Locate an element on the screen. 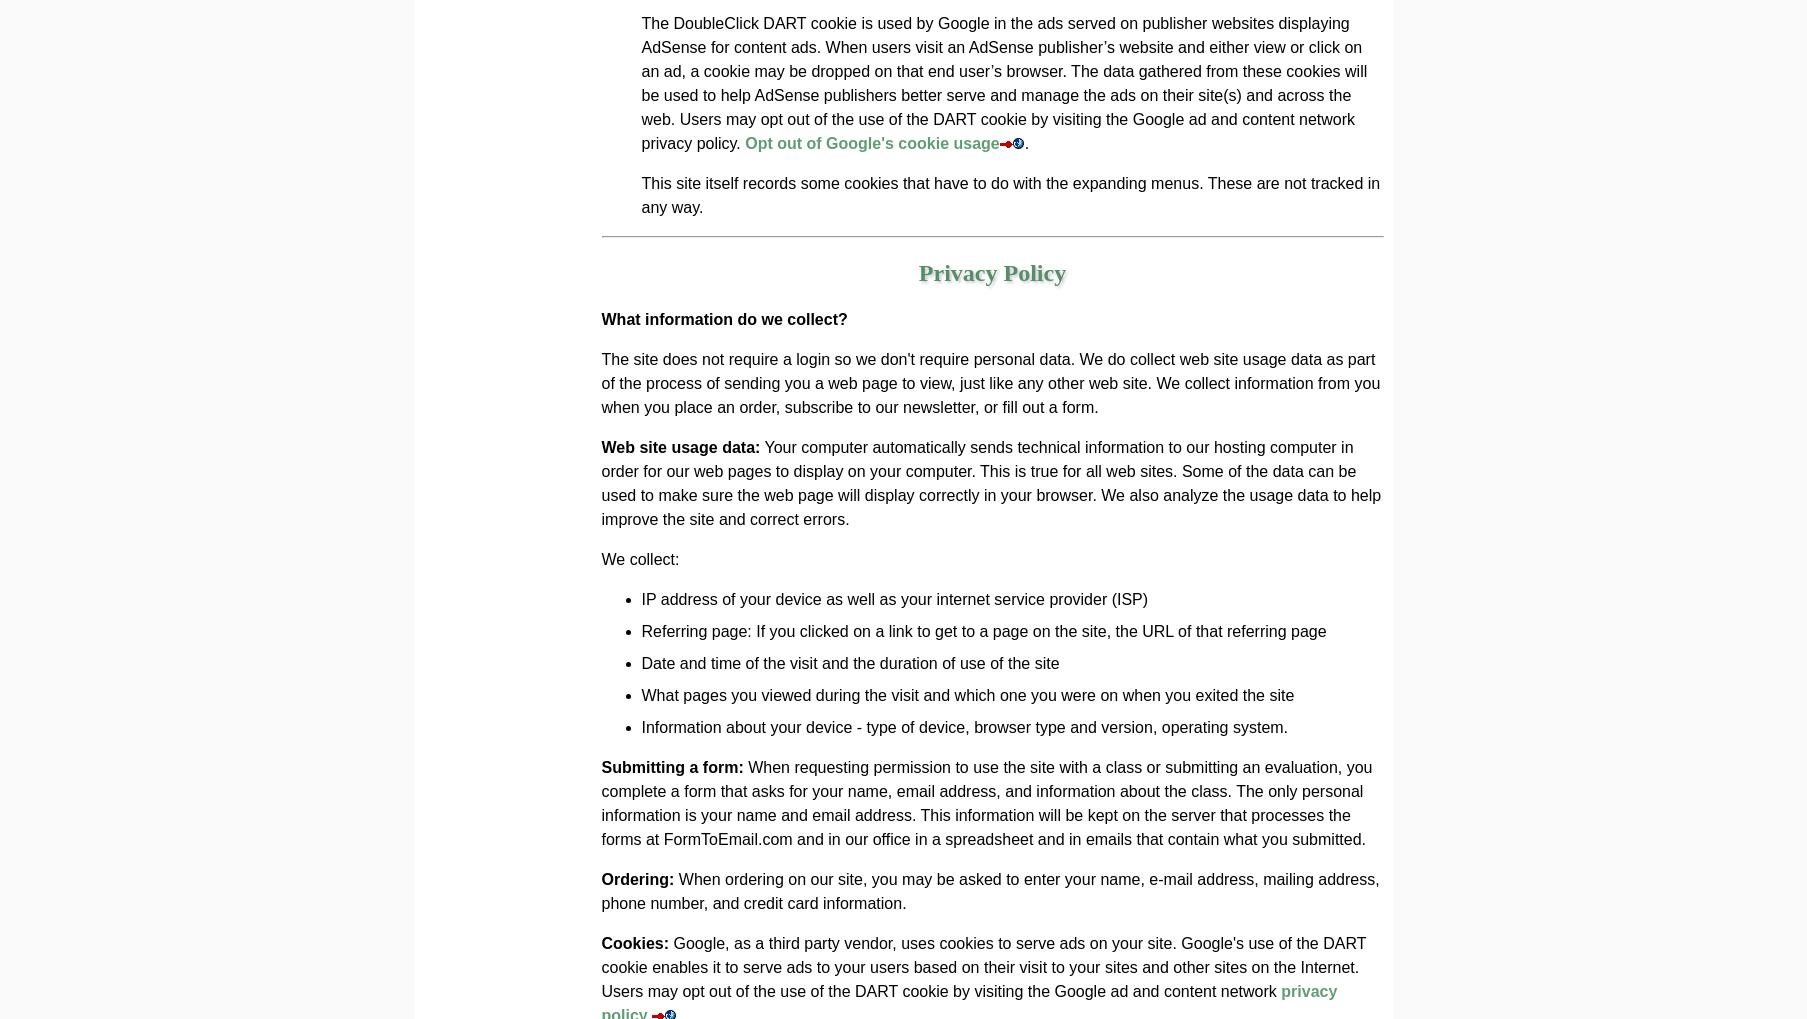 This screenshot has height=1019, width=1807. 'We collect:' is located at coordinates (639, 558).